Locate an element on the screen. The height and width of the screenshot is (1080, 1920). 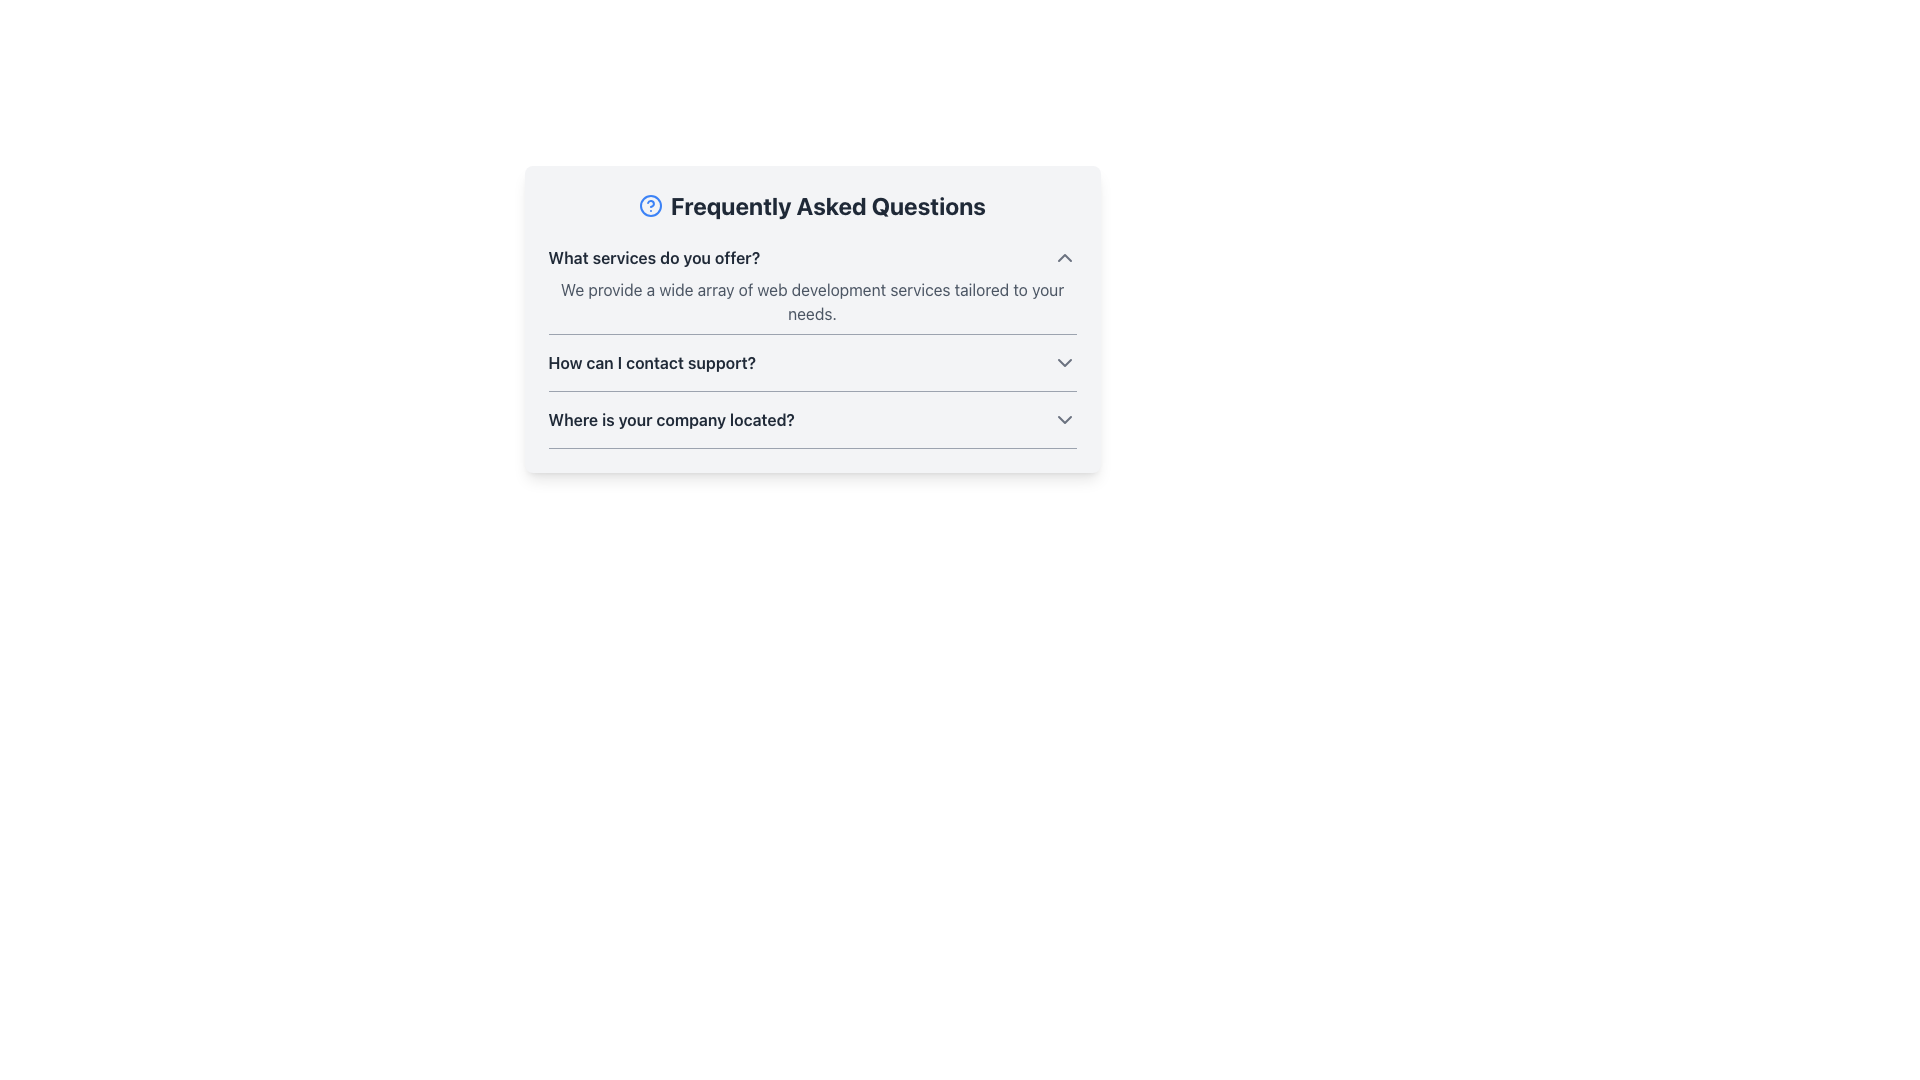
the text block that states 'We provide a wide array of web development services tailored to your needs.' which is styled in gray and located below the question 'What services do you offer?' in the FAQ section is located at coordinates (812, 301).